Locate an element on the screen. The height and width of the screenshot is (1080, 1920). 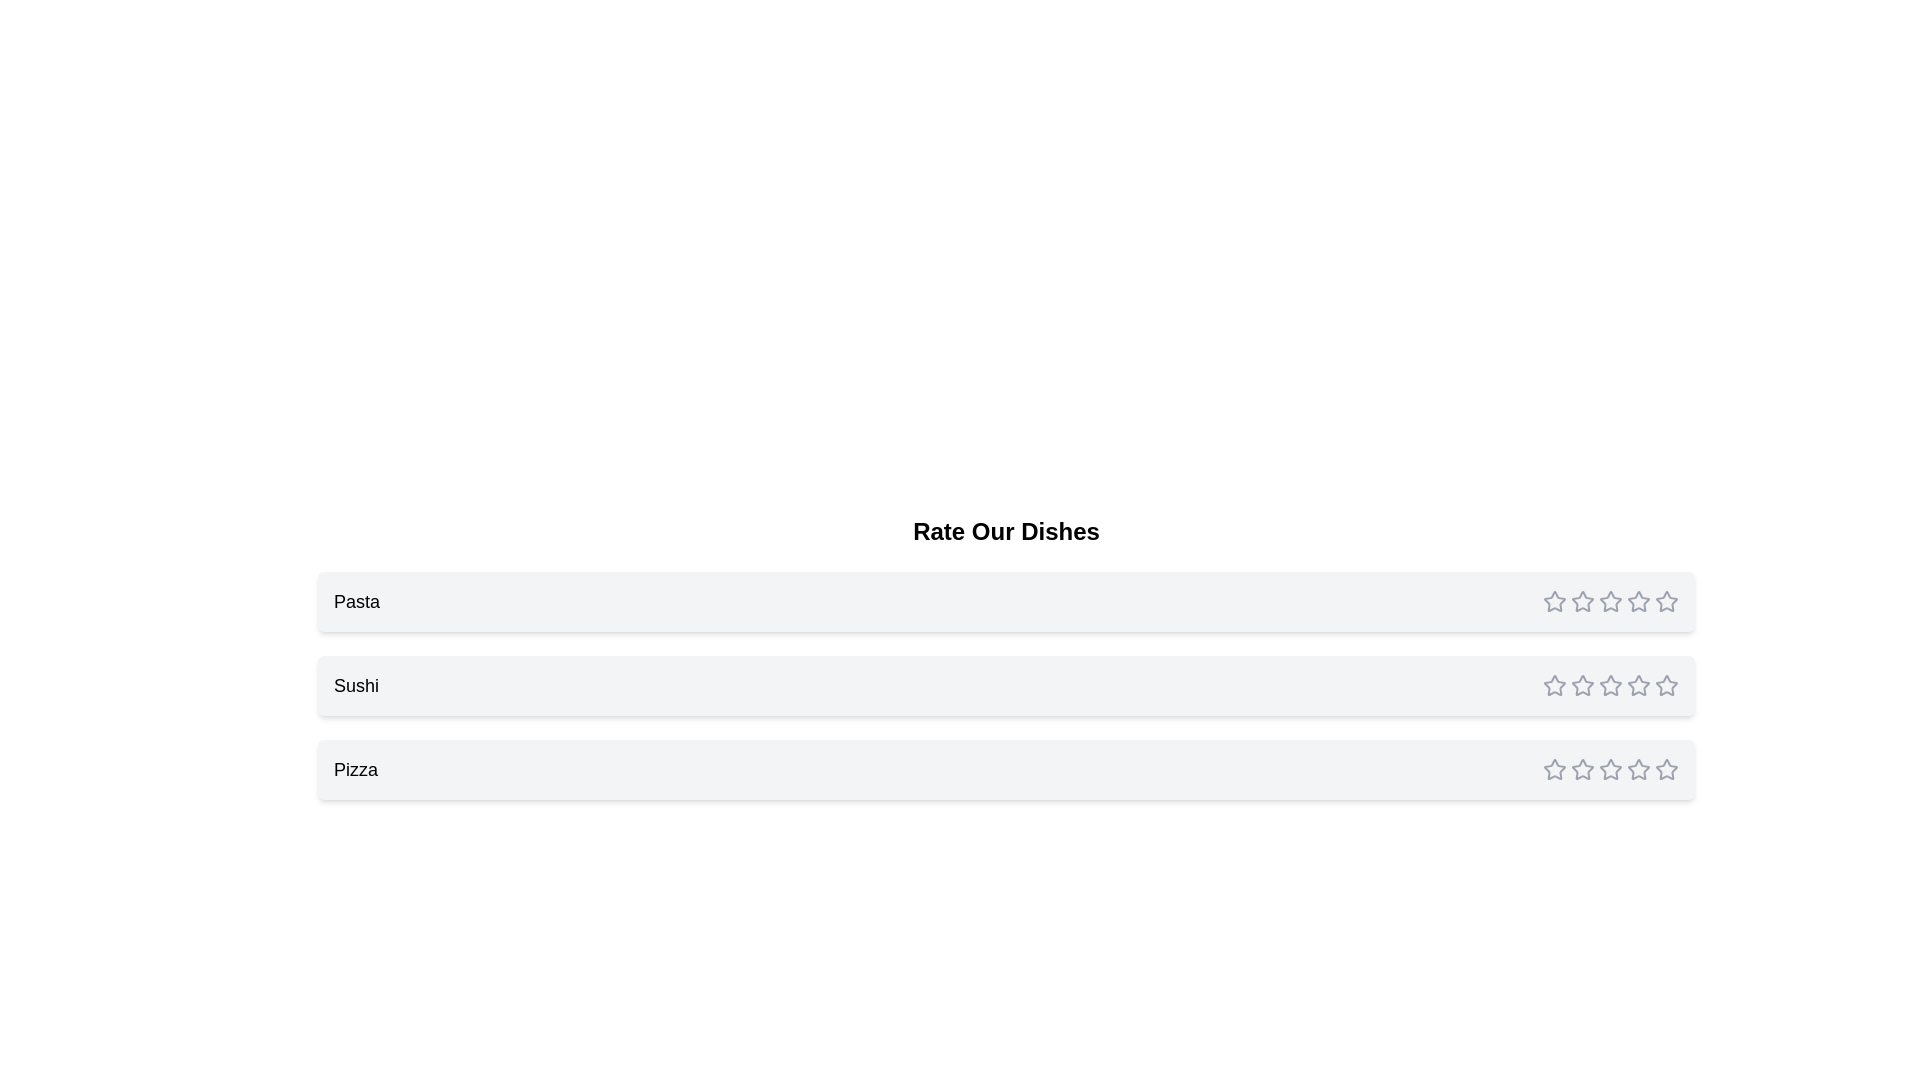
the fourth star icon in the rating bar for Sushi is located at coordinates (1638, 685).